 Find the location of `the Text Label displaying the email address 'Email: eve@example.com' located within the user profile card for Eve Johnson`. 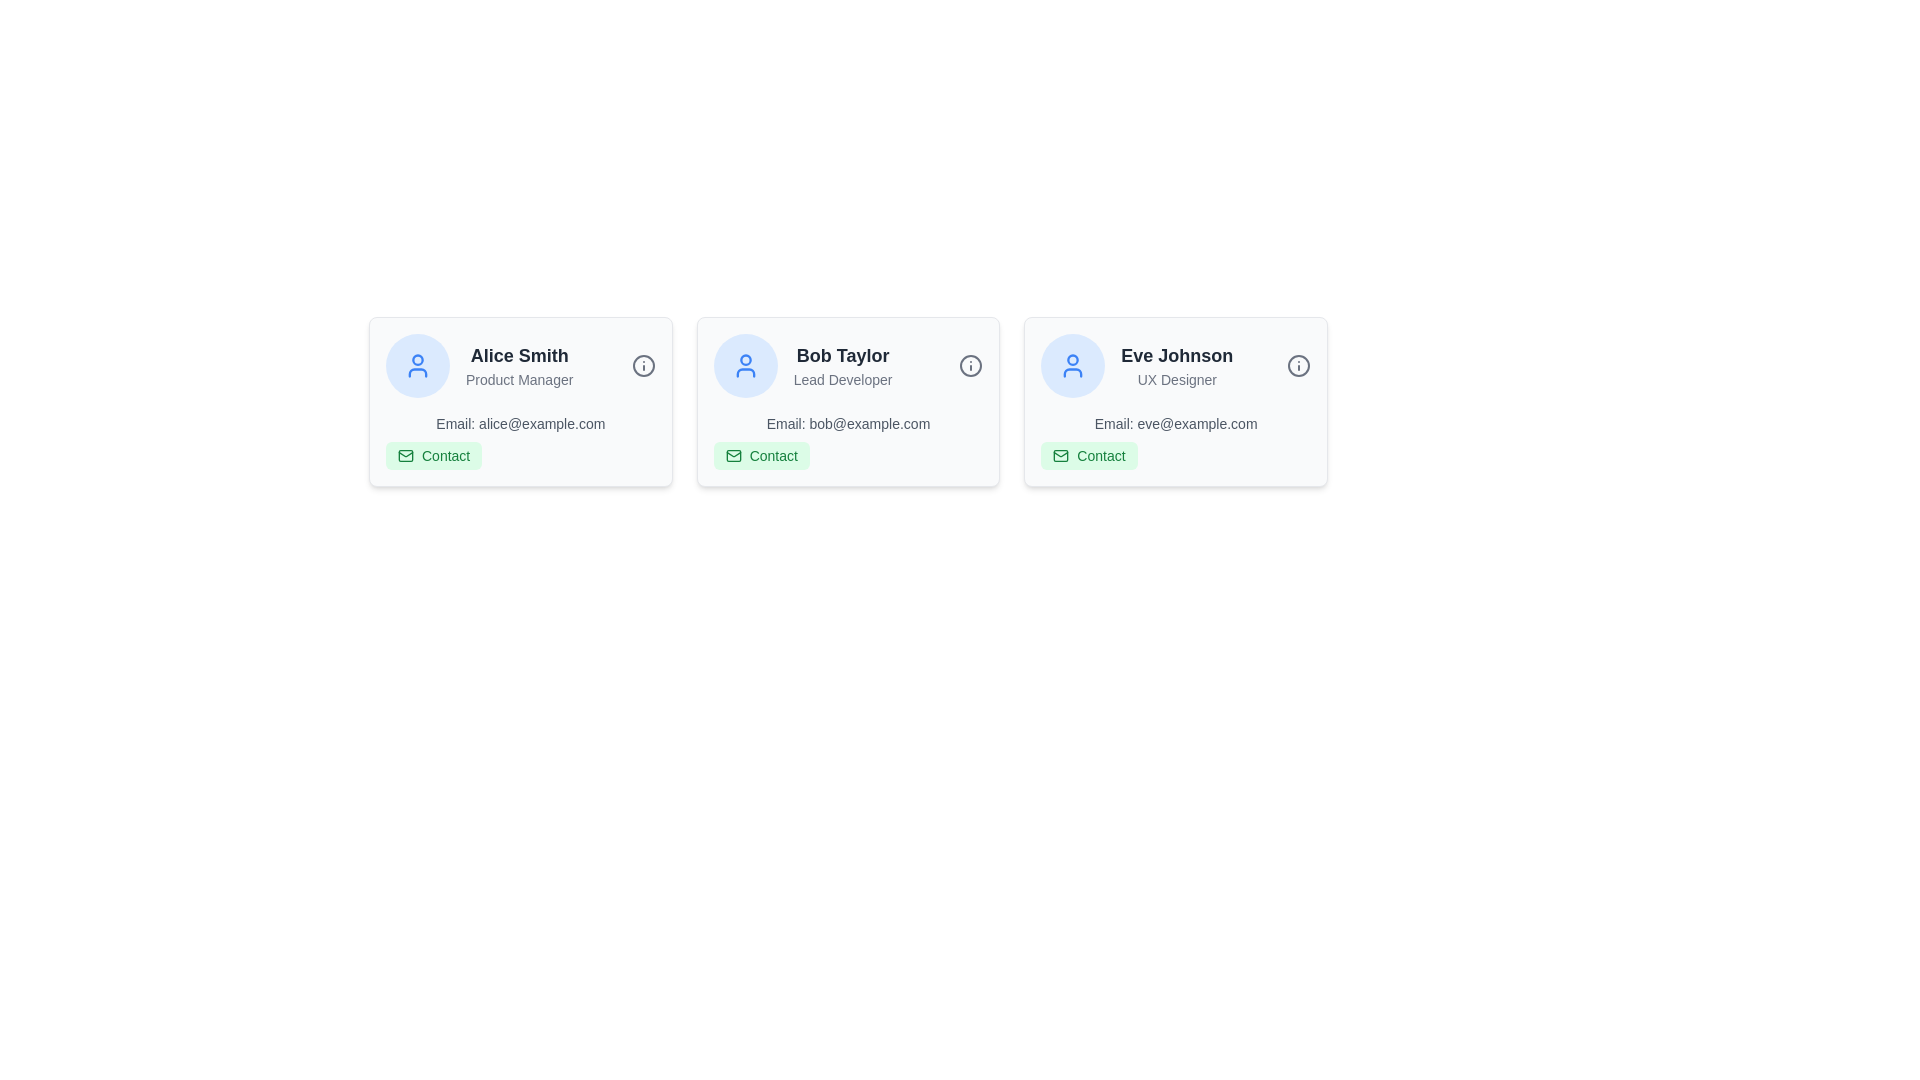

the Text Label displaying the email address 'Email: eve@example.com' located within the user profile card for Eve Johnson is located at coordinates (1176, 423).